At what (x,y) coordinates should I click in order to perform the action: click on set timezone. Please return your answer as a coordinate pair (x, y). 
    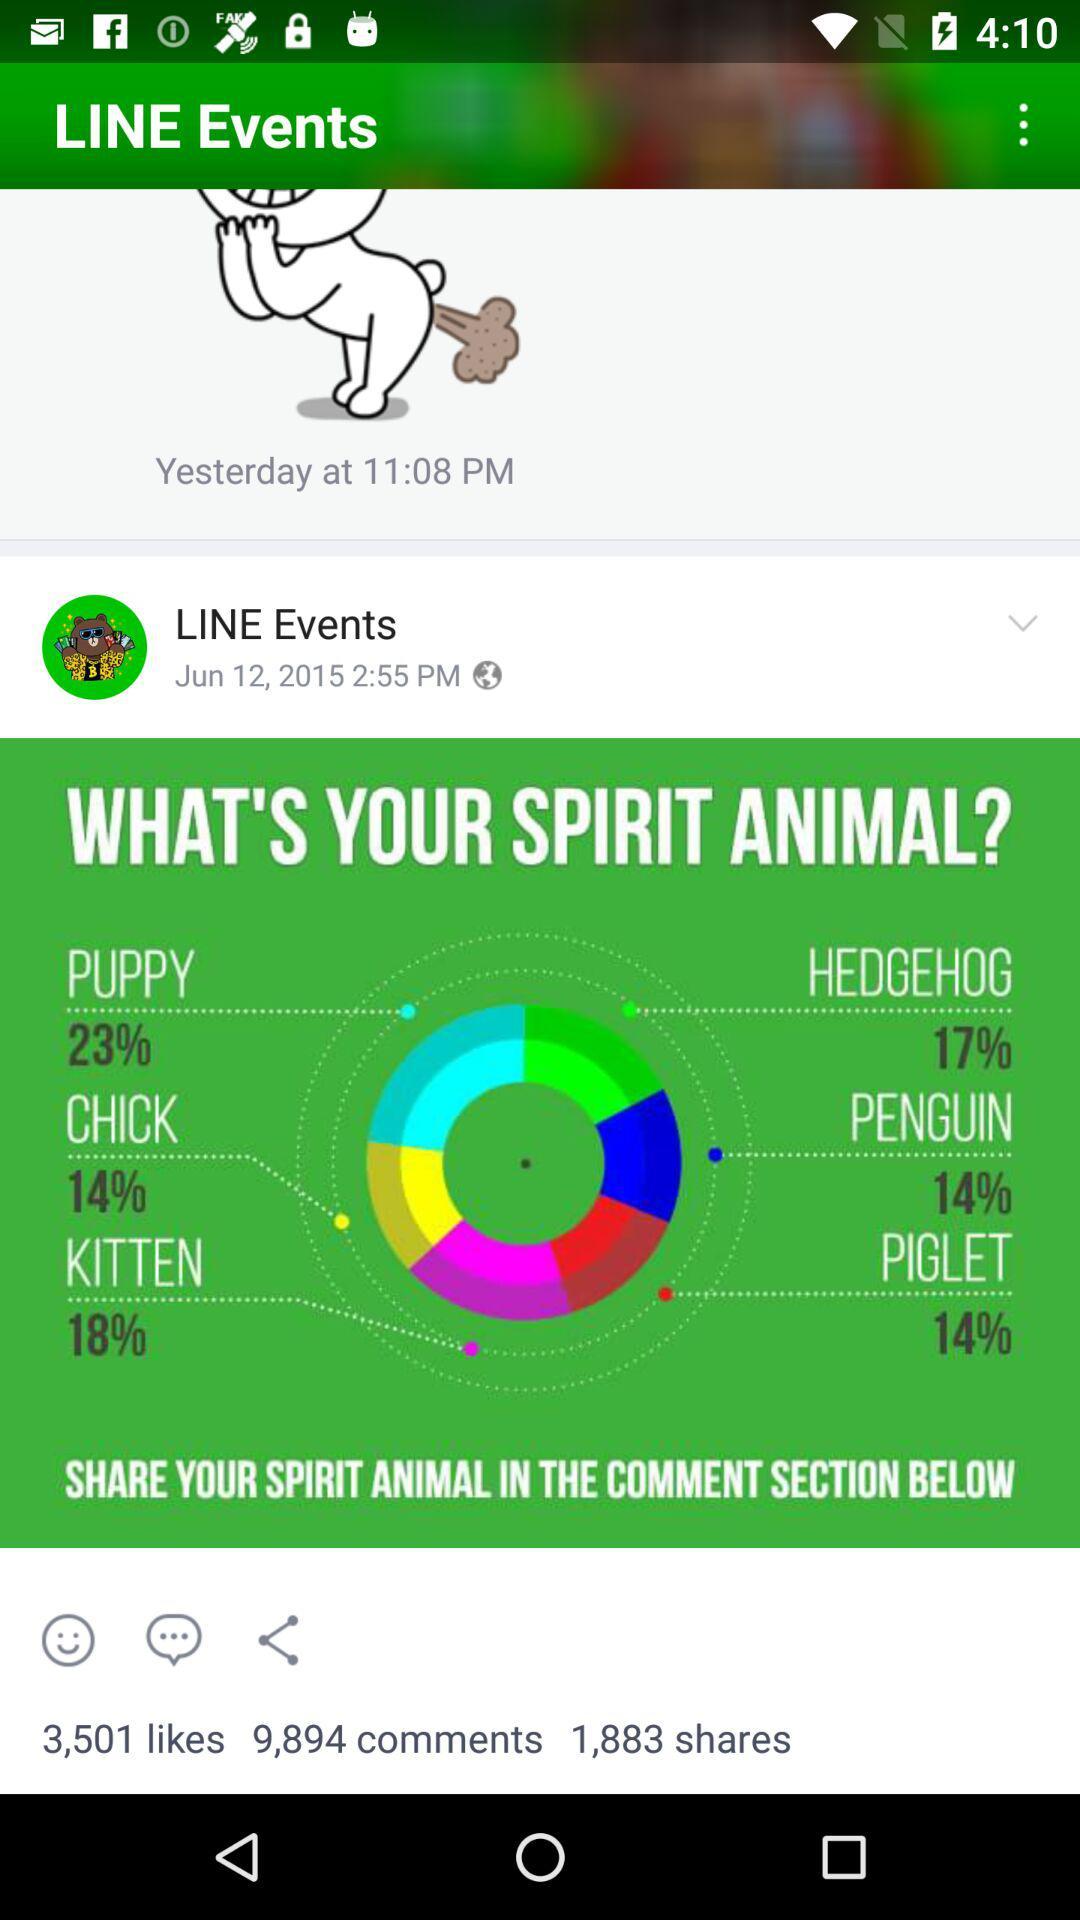
    Looking at the image, I should click on (486, 675).